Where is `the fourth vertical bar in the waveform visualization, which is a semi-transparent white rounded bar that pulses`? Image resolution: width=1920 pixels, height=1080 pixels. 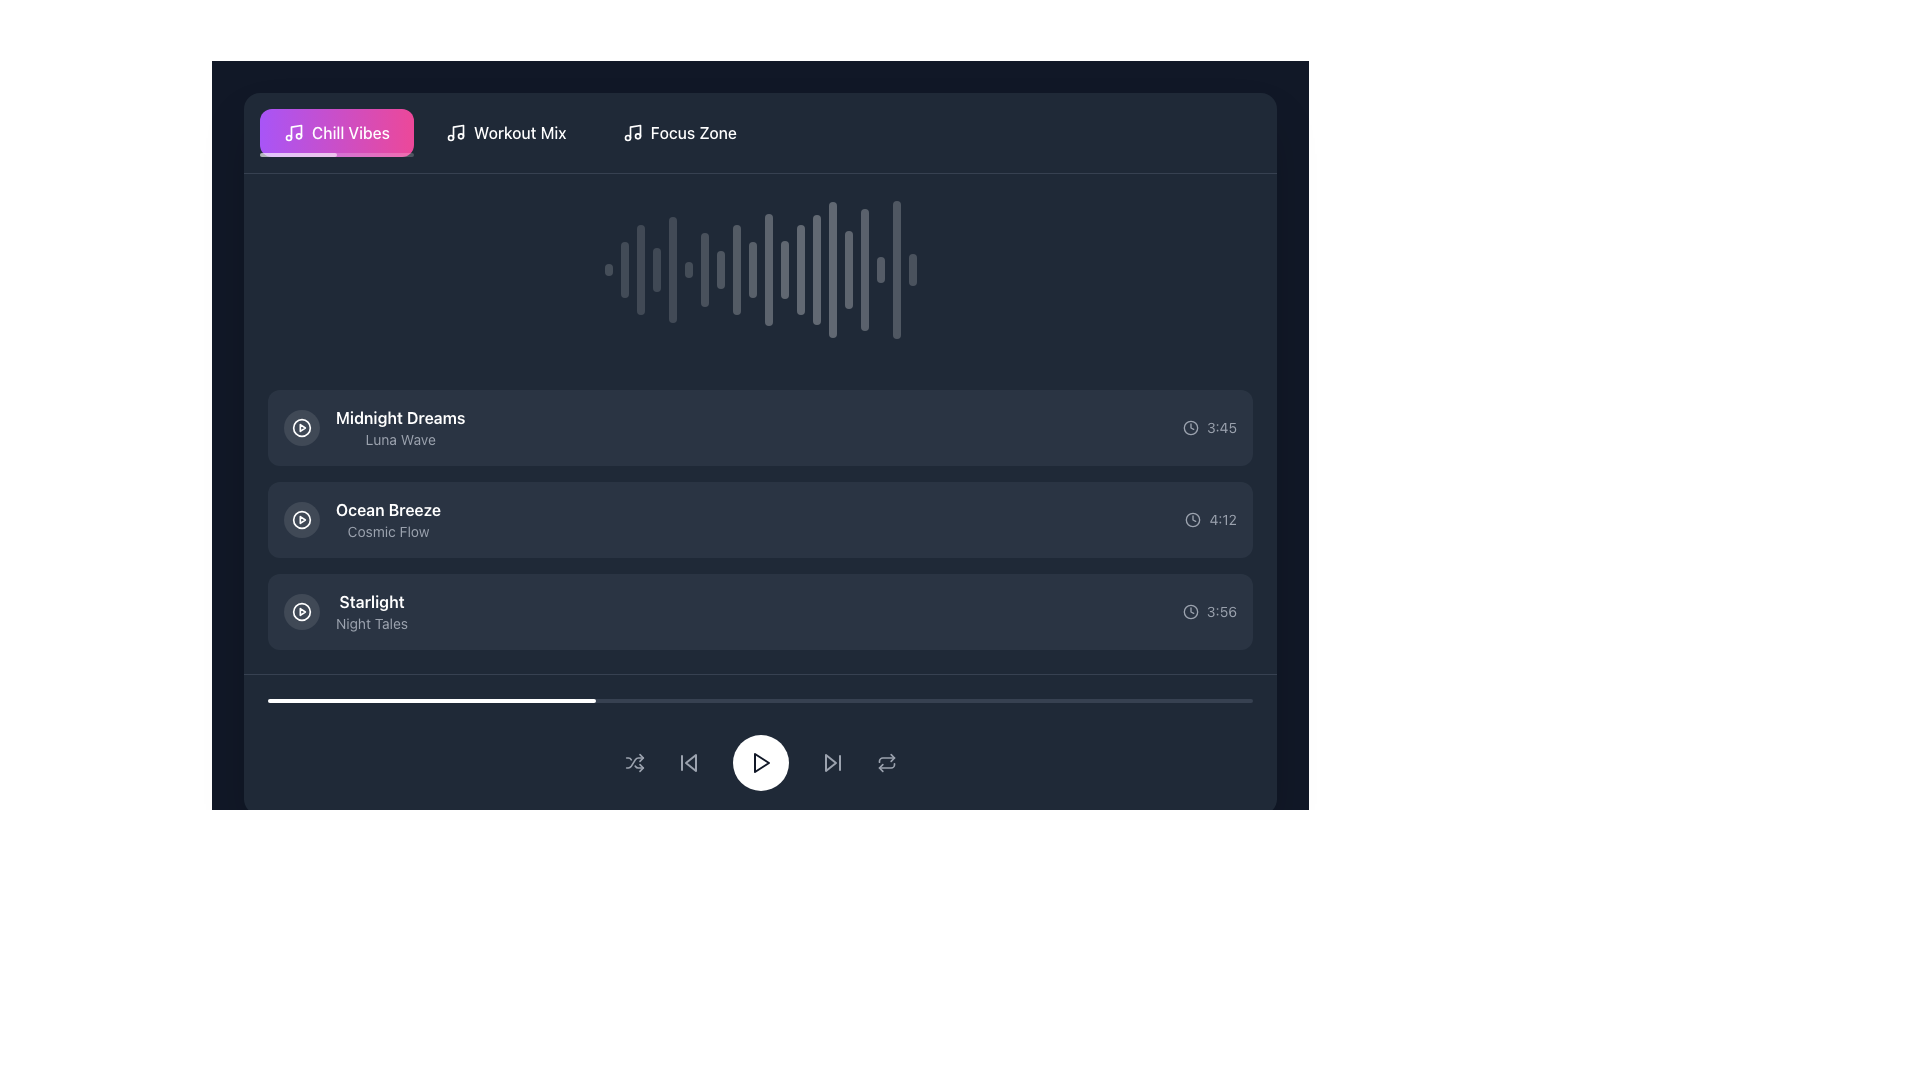
the fourth vertical bar in the waveform visualization, which is a semi-transparent white rounded bar that pulses is located at coordinates (656, 270).